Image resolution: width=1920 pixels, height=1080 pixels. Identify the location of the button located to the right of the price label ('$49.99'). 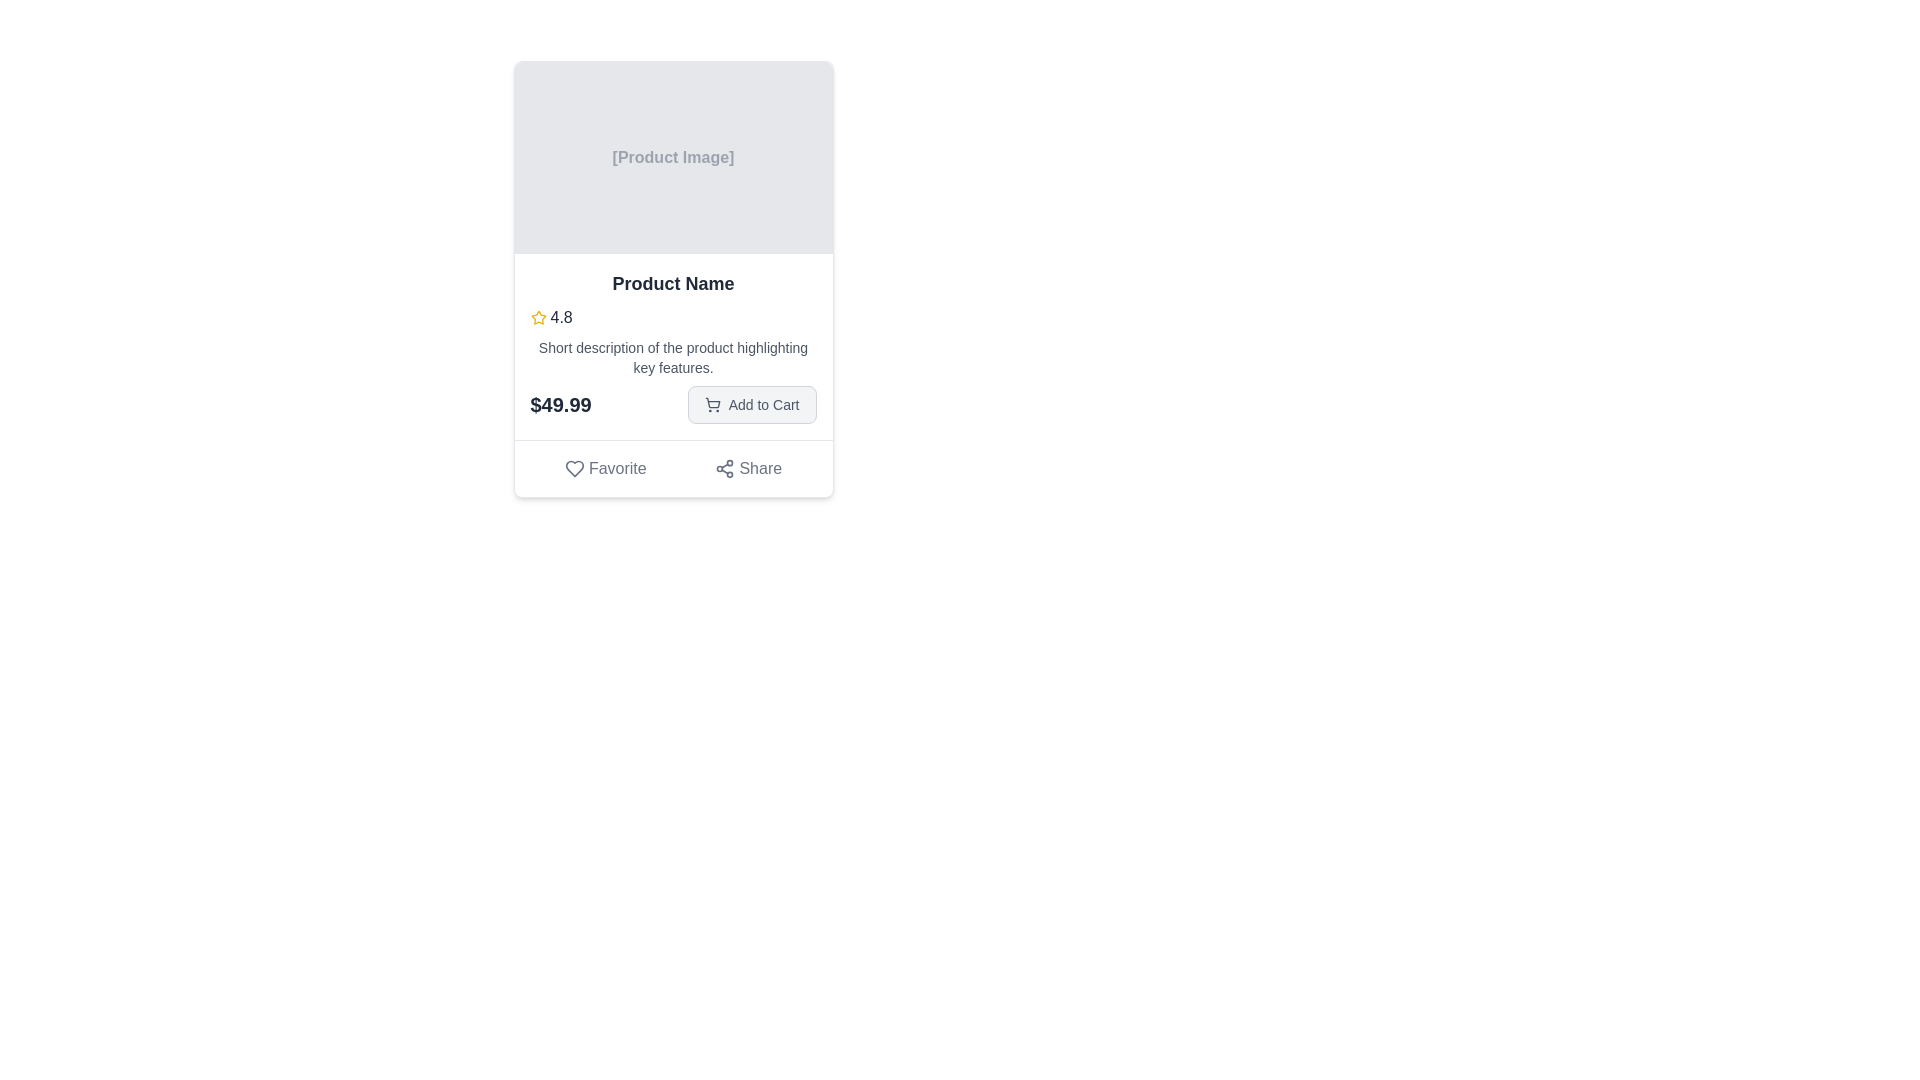
(751, 405).